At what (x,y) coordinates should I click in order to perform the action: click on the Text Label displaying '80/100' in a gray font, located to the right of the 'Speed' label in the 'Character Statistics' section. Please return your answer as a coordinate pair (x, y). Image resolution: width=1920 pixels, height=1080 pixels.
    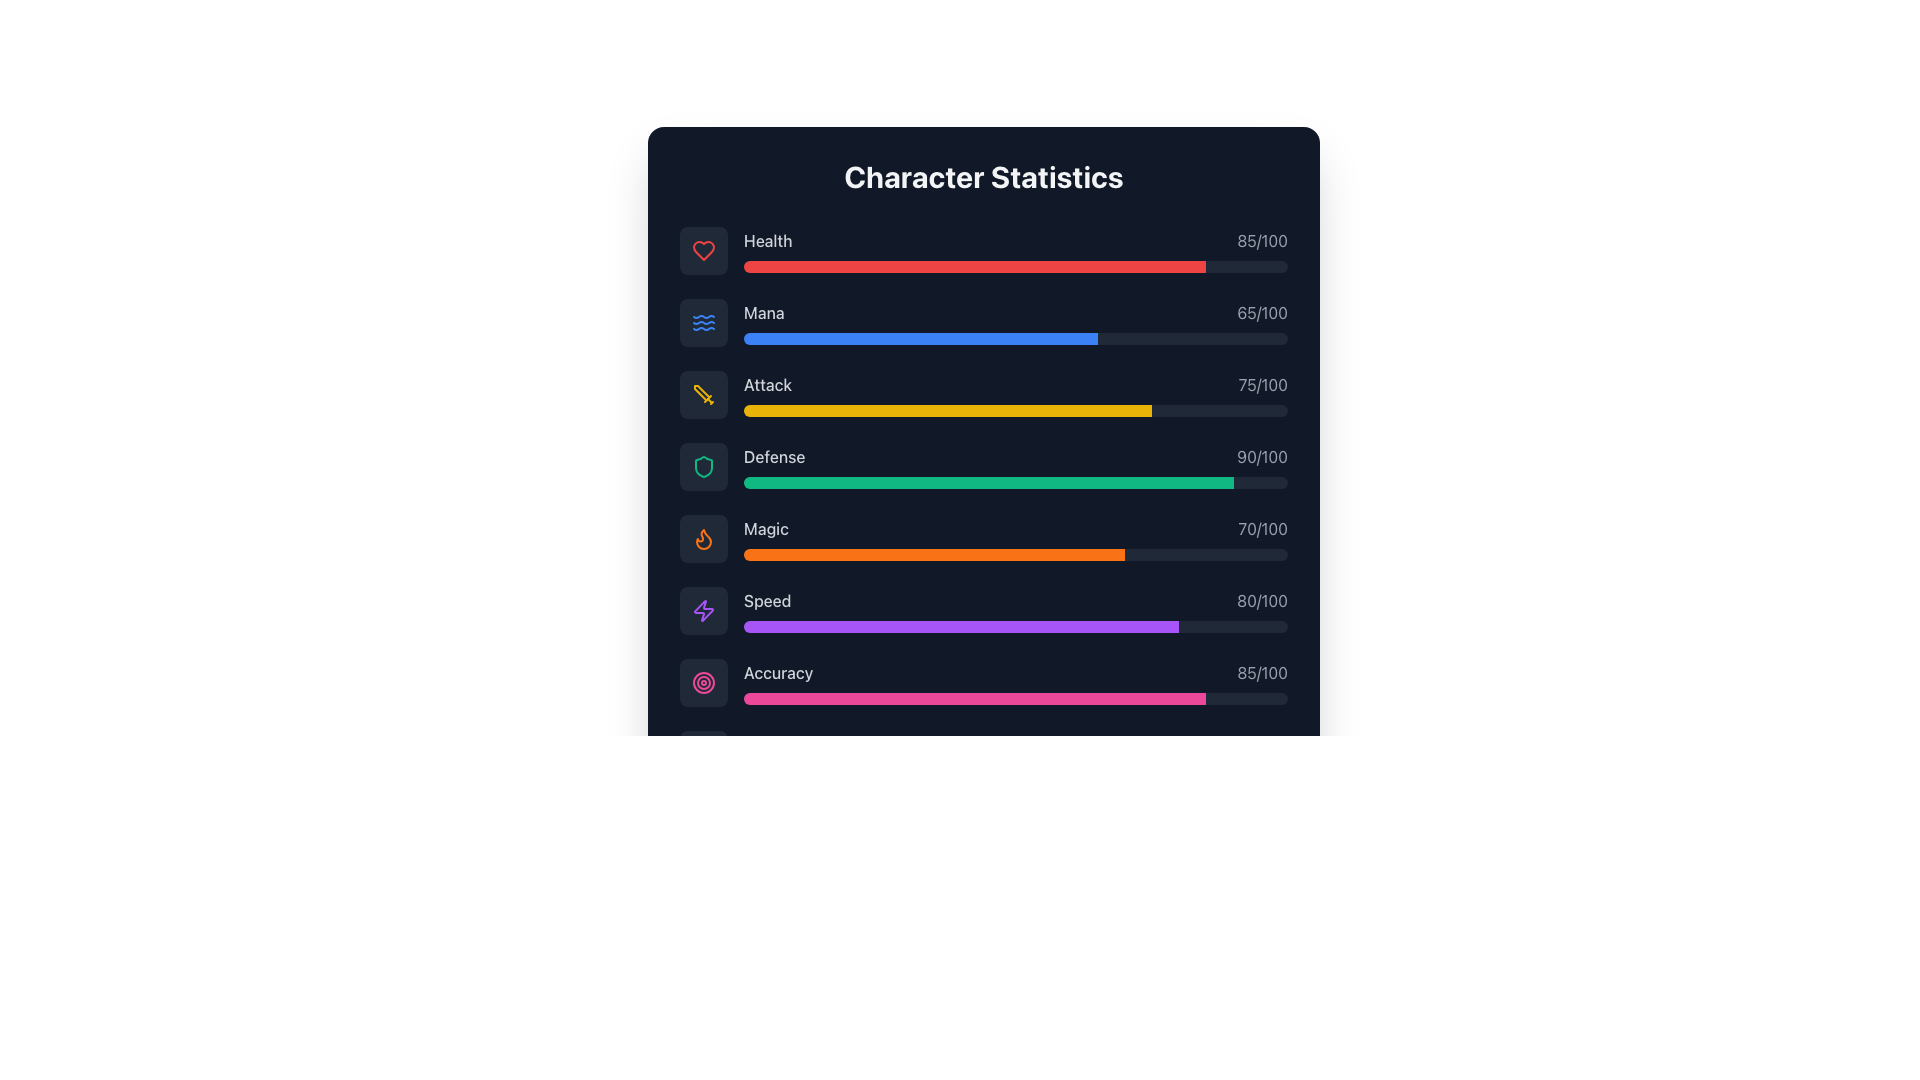
    Looking at the image, I should click on (1261, 600).